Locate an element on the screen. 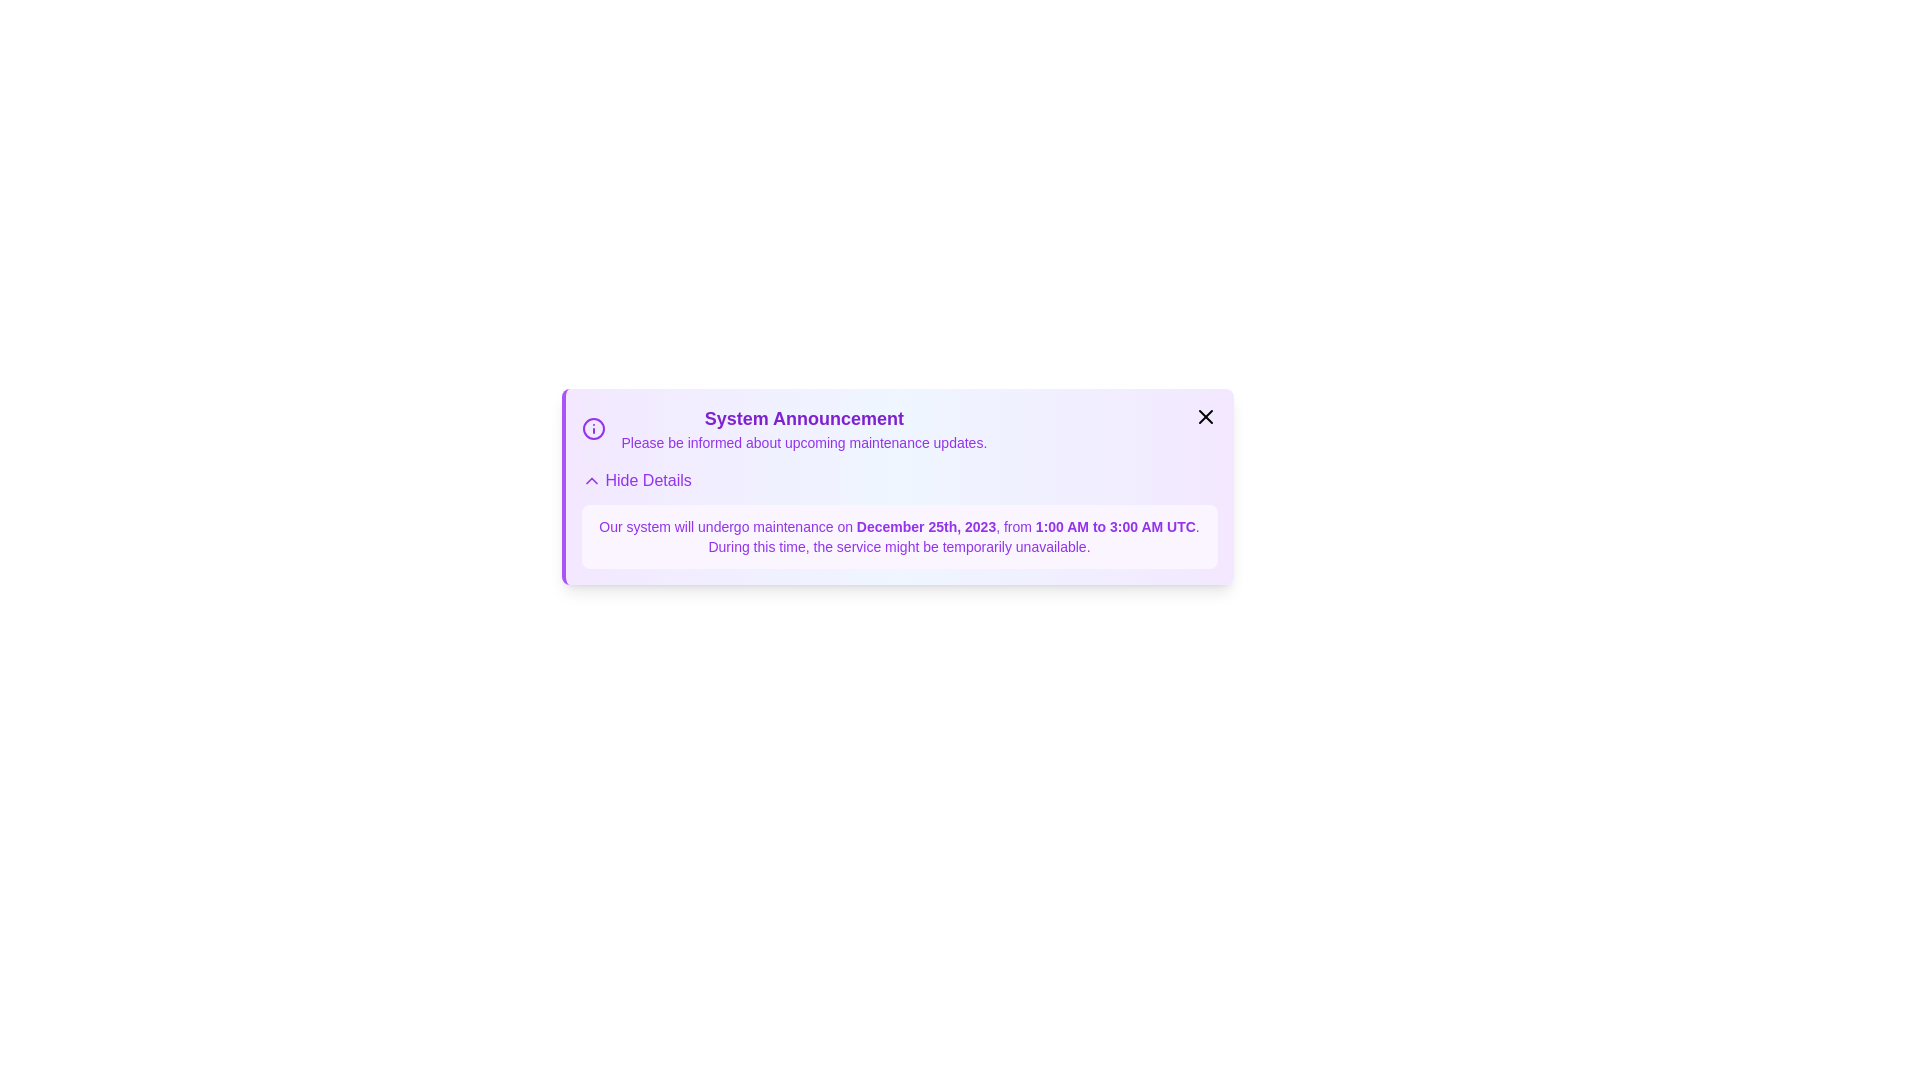  the circular informational icon featuring an 'I' symbol, which is located in the upper-left region of the notification box adjacent to the text titled 'System Announcement' is located at coordinates (592, 427).